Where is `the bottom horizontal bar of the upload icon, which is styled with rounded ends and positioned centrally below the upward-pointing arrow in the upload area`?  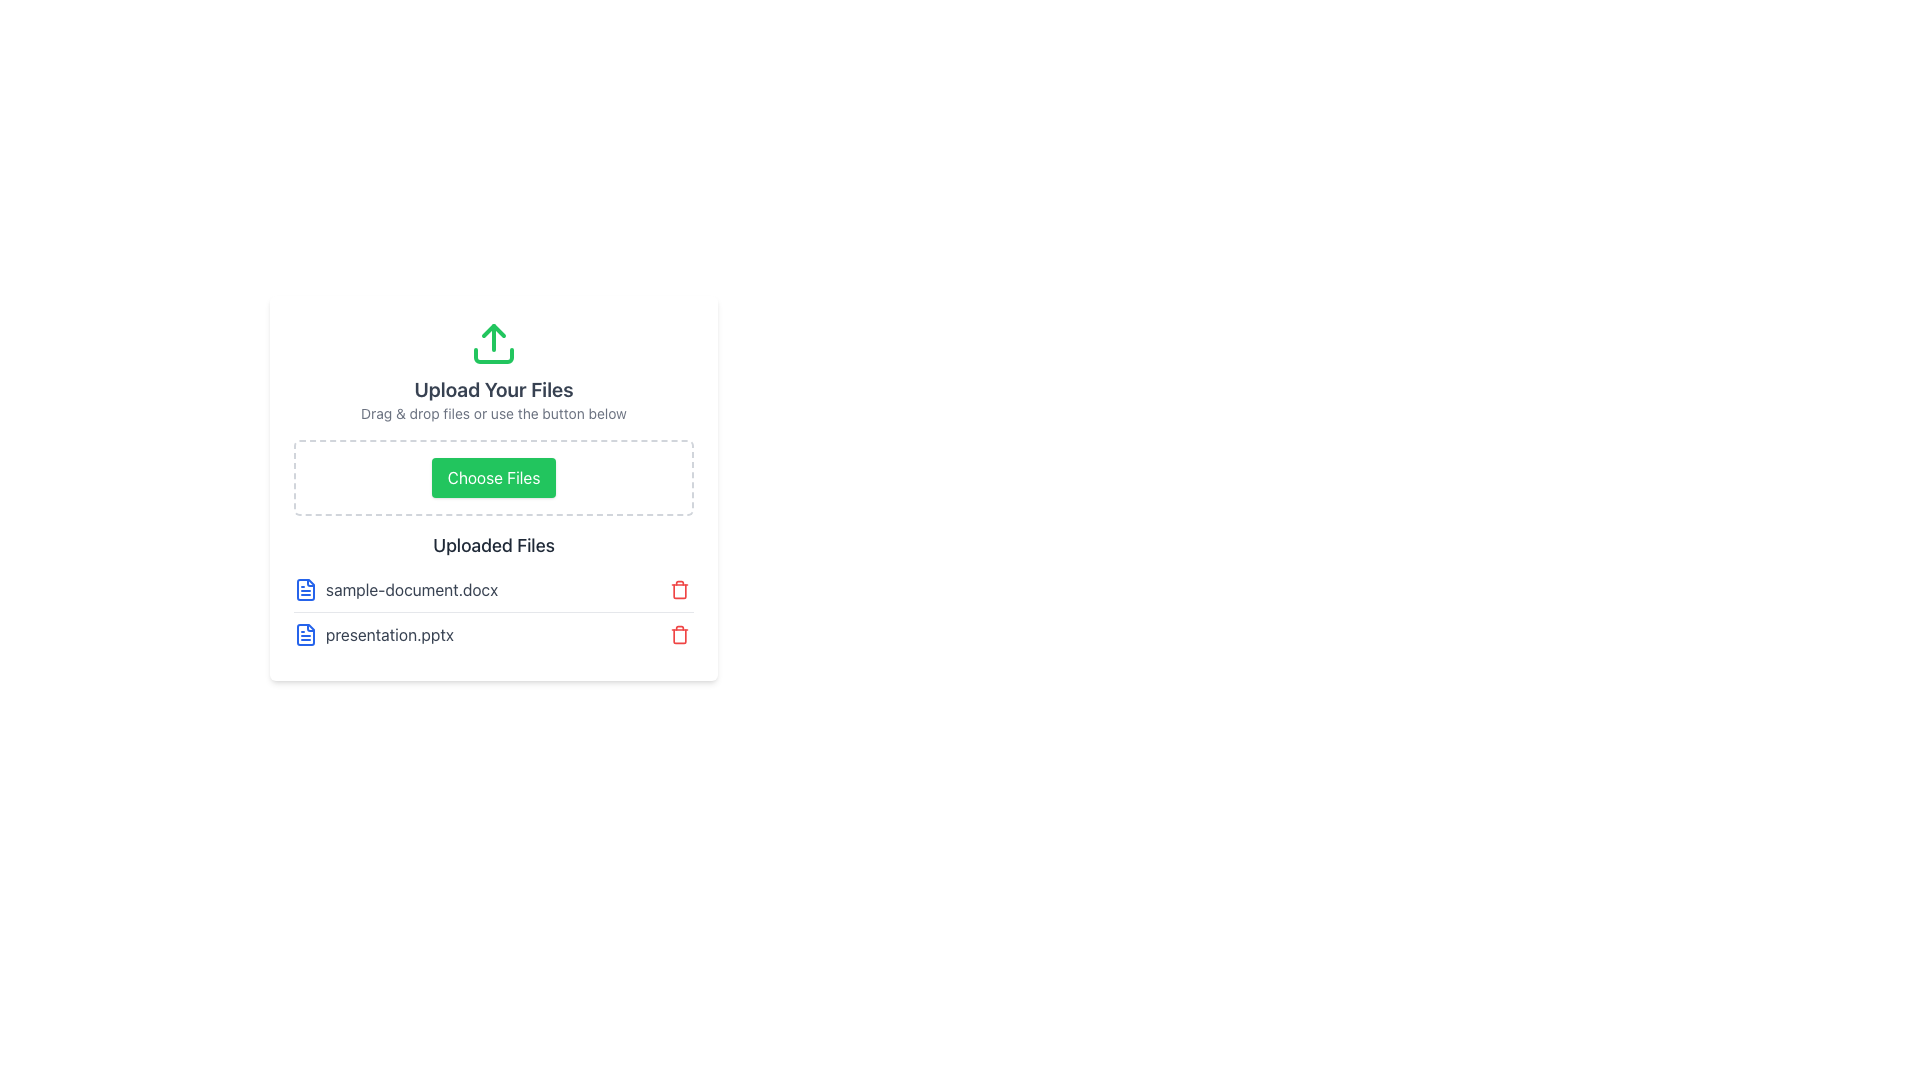 the bottom horizontal bar of the upload icon, which is styled with rounded ends and positioned centrally below the upward-pointing arrow in the upload area is located at coordinates (494, 354).